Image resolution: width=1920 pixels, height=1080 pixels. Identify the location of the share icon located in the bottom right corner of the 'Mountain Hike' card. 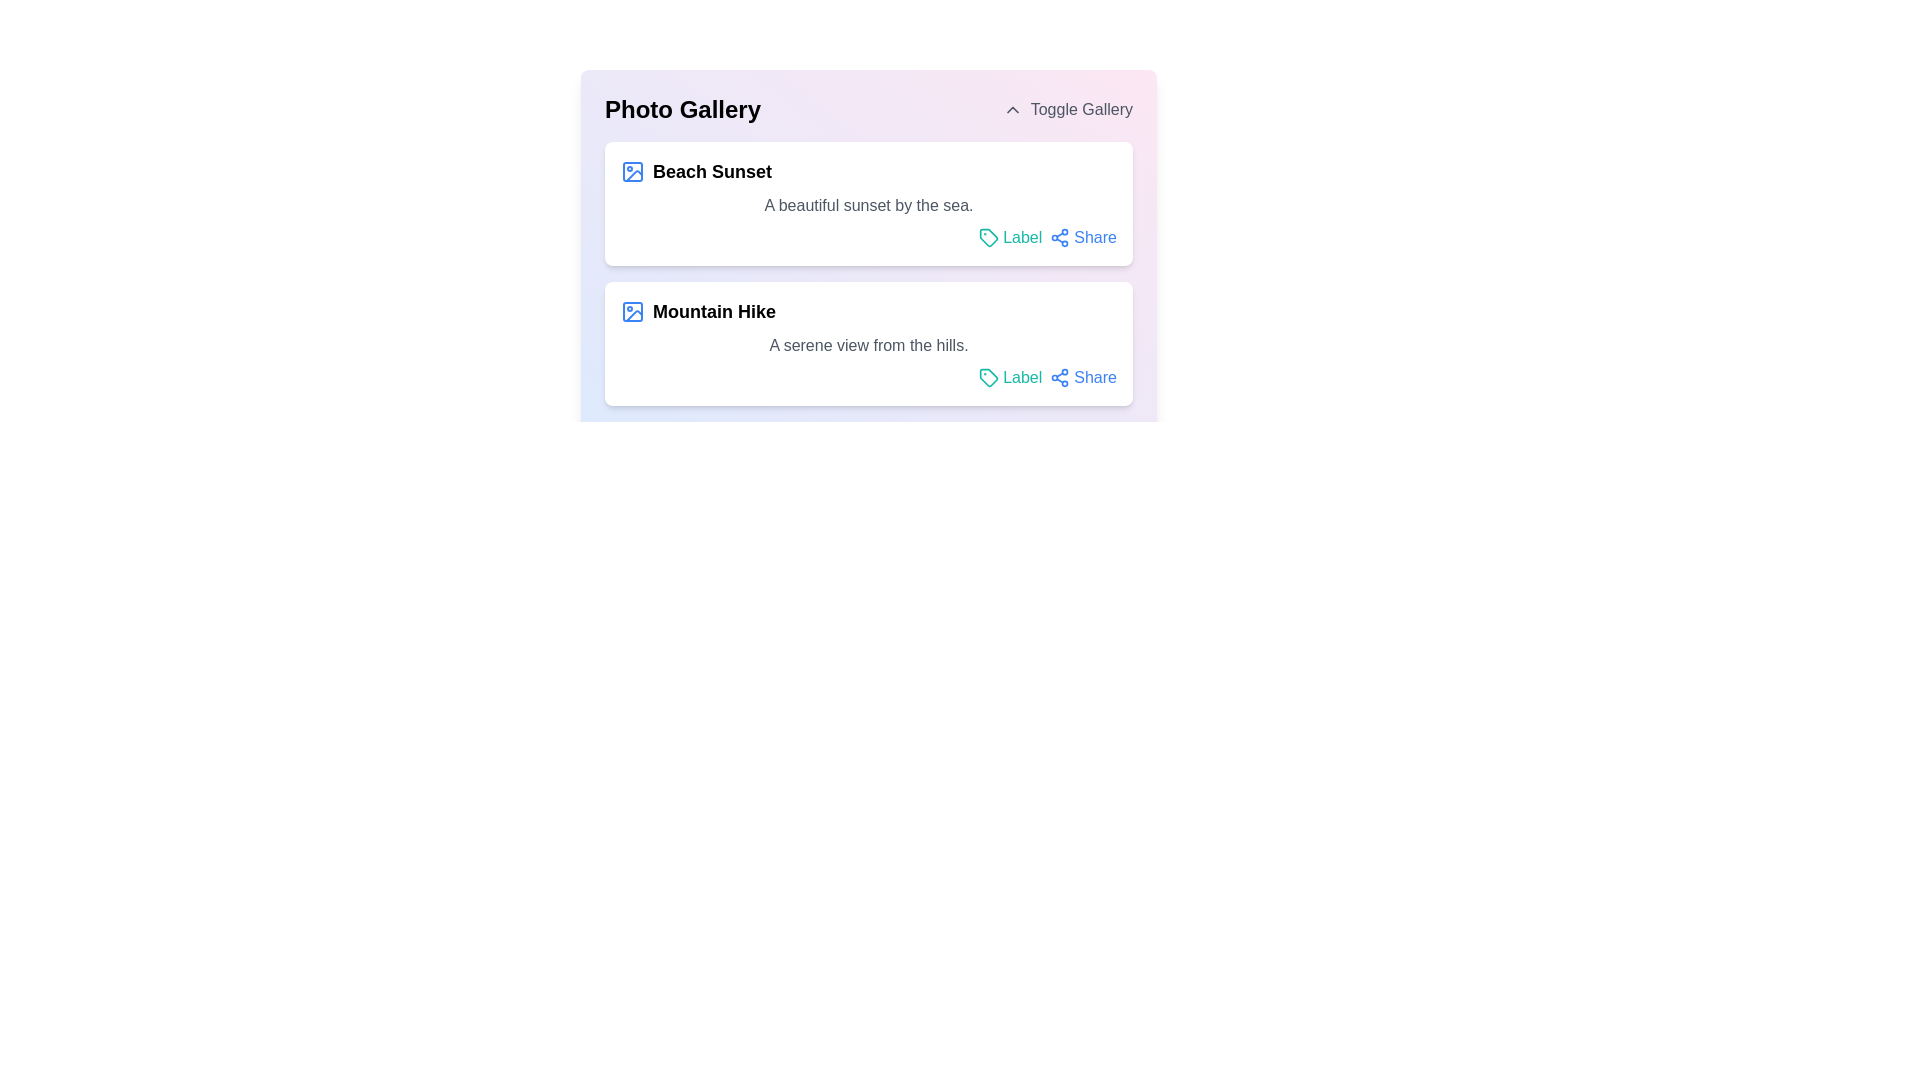
(1059, 378).